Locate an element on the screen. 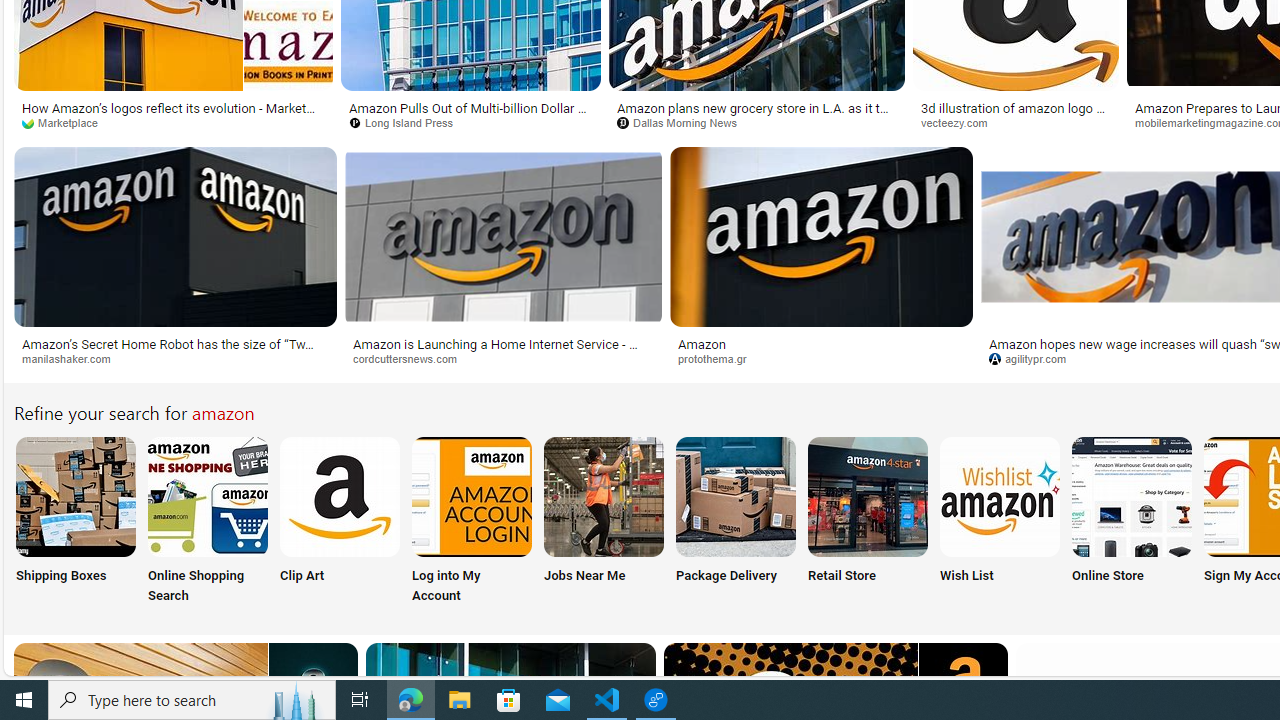 Image resolution: width=1280 pixels, height=720 pixels. 'agilitypr.com' is located at coordinates (1035, 357).